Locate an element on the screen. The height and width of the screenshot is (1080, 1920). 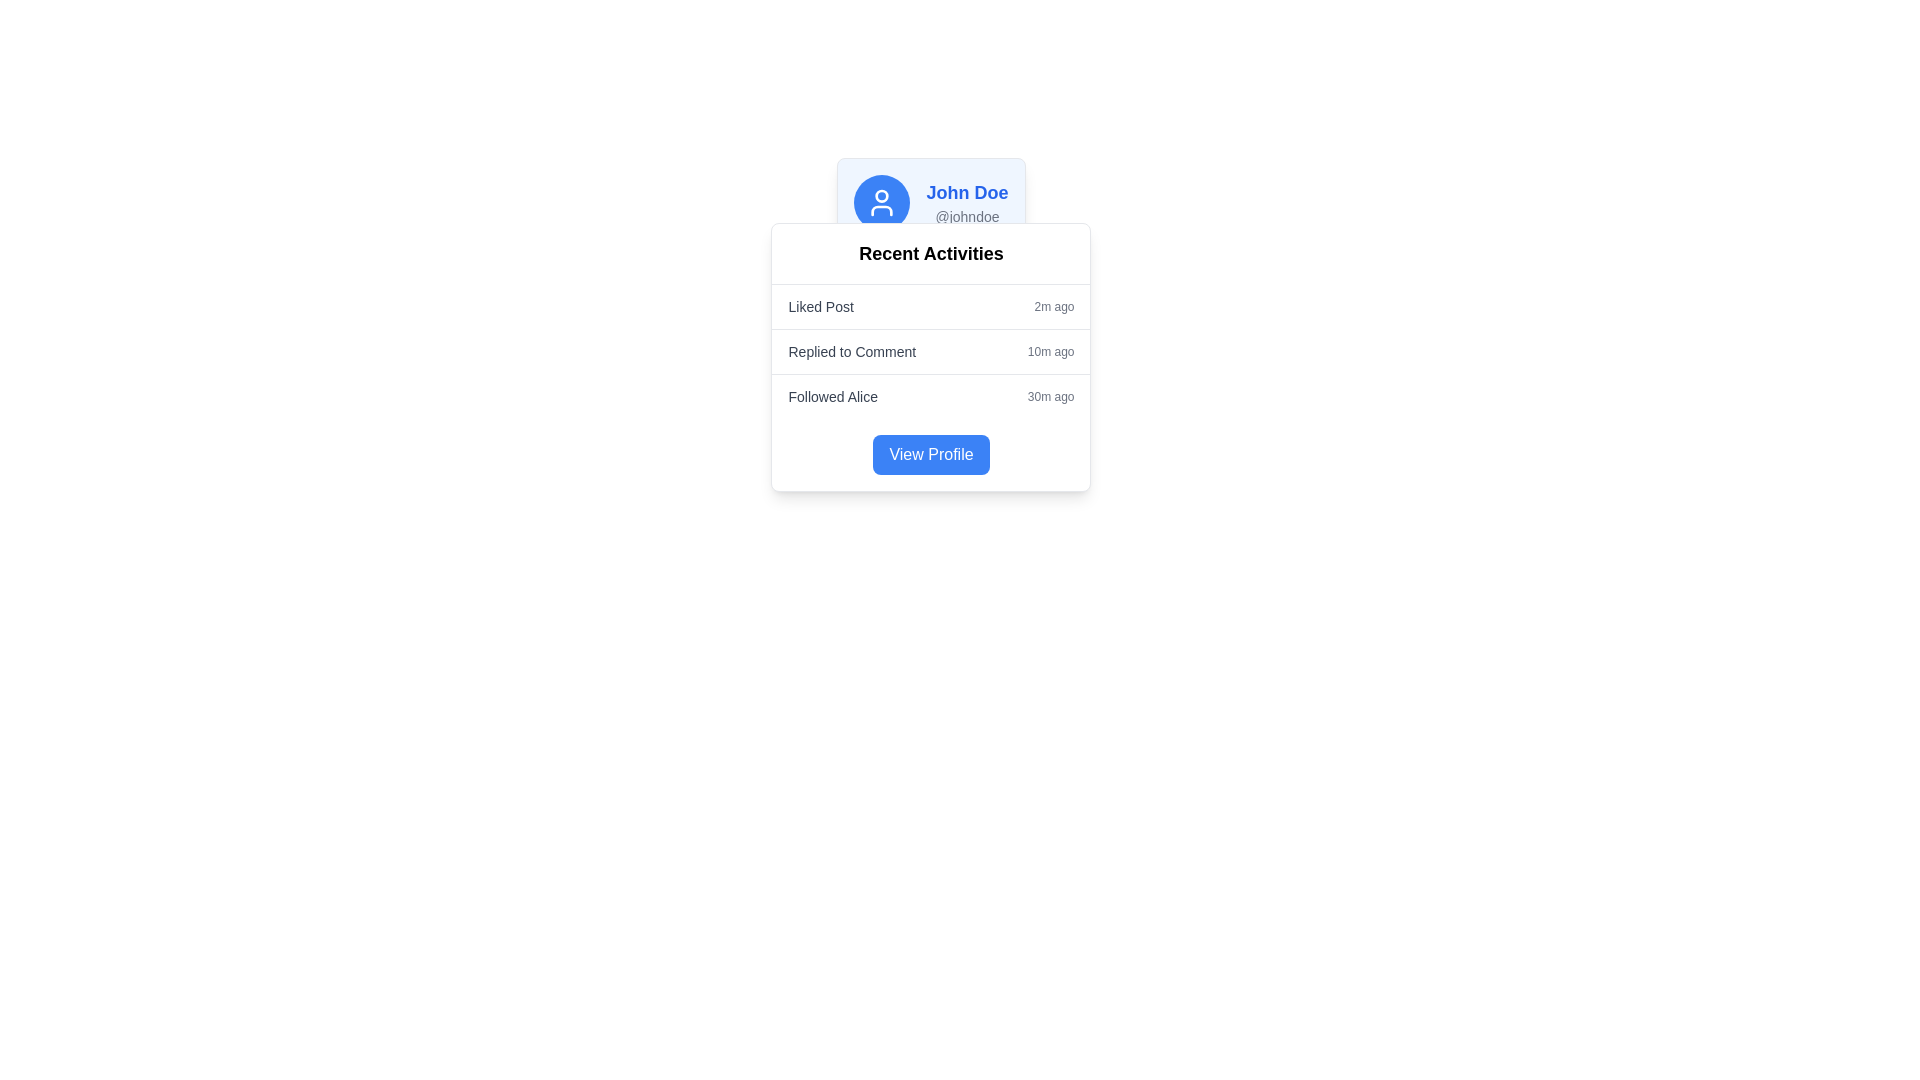
static text indicating the elapsed time since the activity, which shows that 10 minutes have passed since the activity occurred. This text is located at the far-right end of the row labeled 'Replied to Comment' in the 'Recent Activities' section is located at coordinates (1050, 350).